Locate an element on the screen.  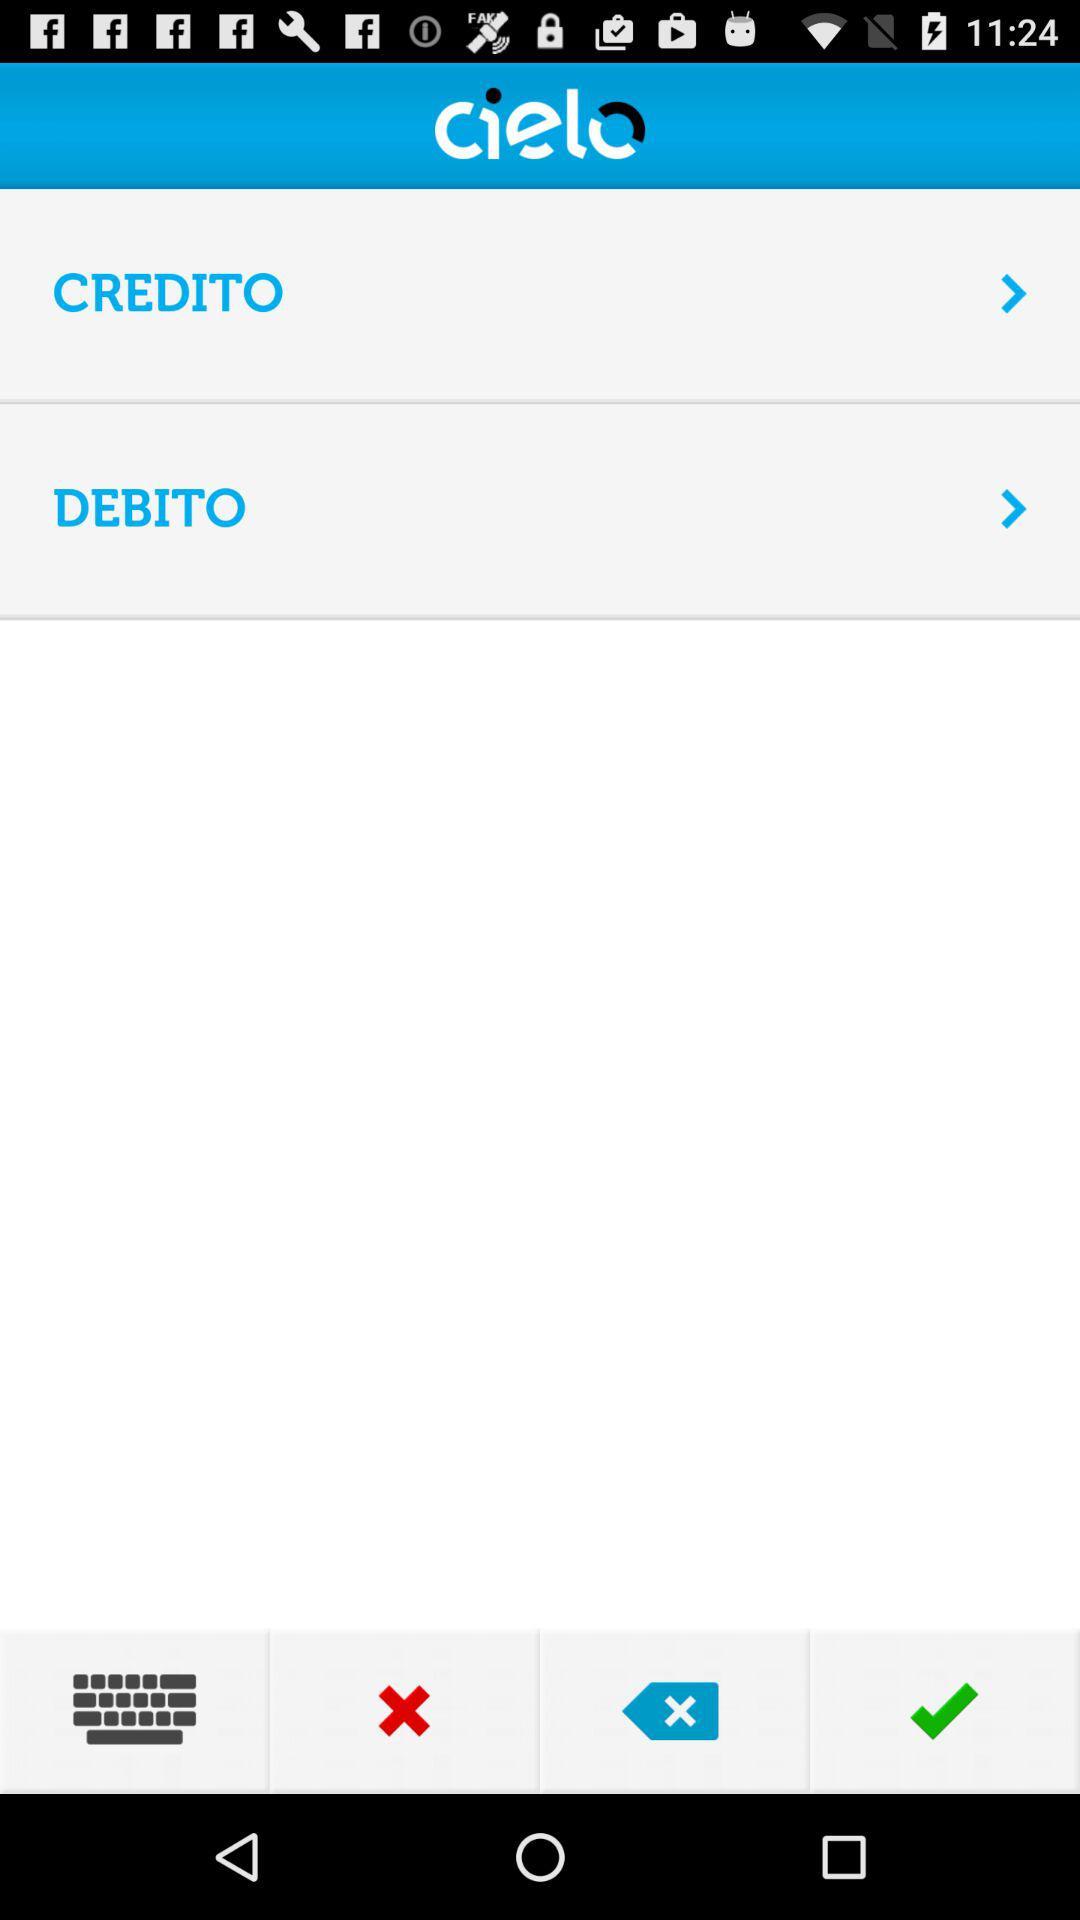
the icon to the right of the debito app is located at coordinates (1014, 508).